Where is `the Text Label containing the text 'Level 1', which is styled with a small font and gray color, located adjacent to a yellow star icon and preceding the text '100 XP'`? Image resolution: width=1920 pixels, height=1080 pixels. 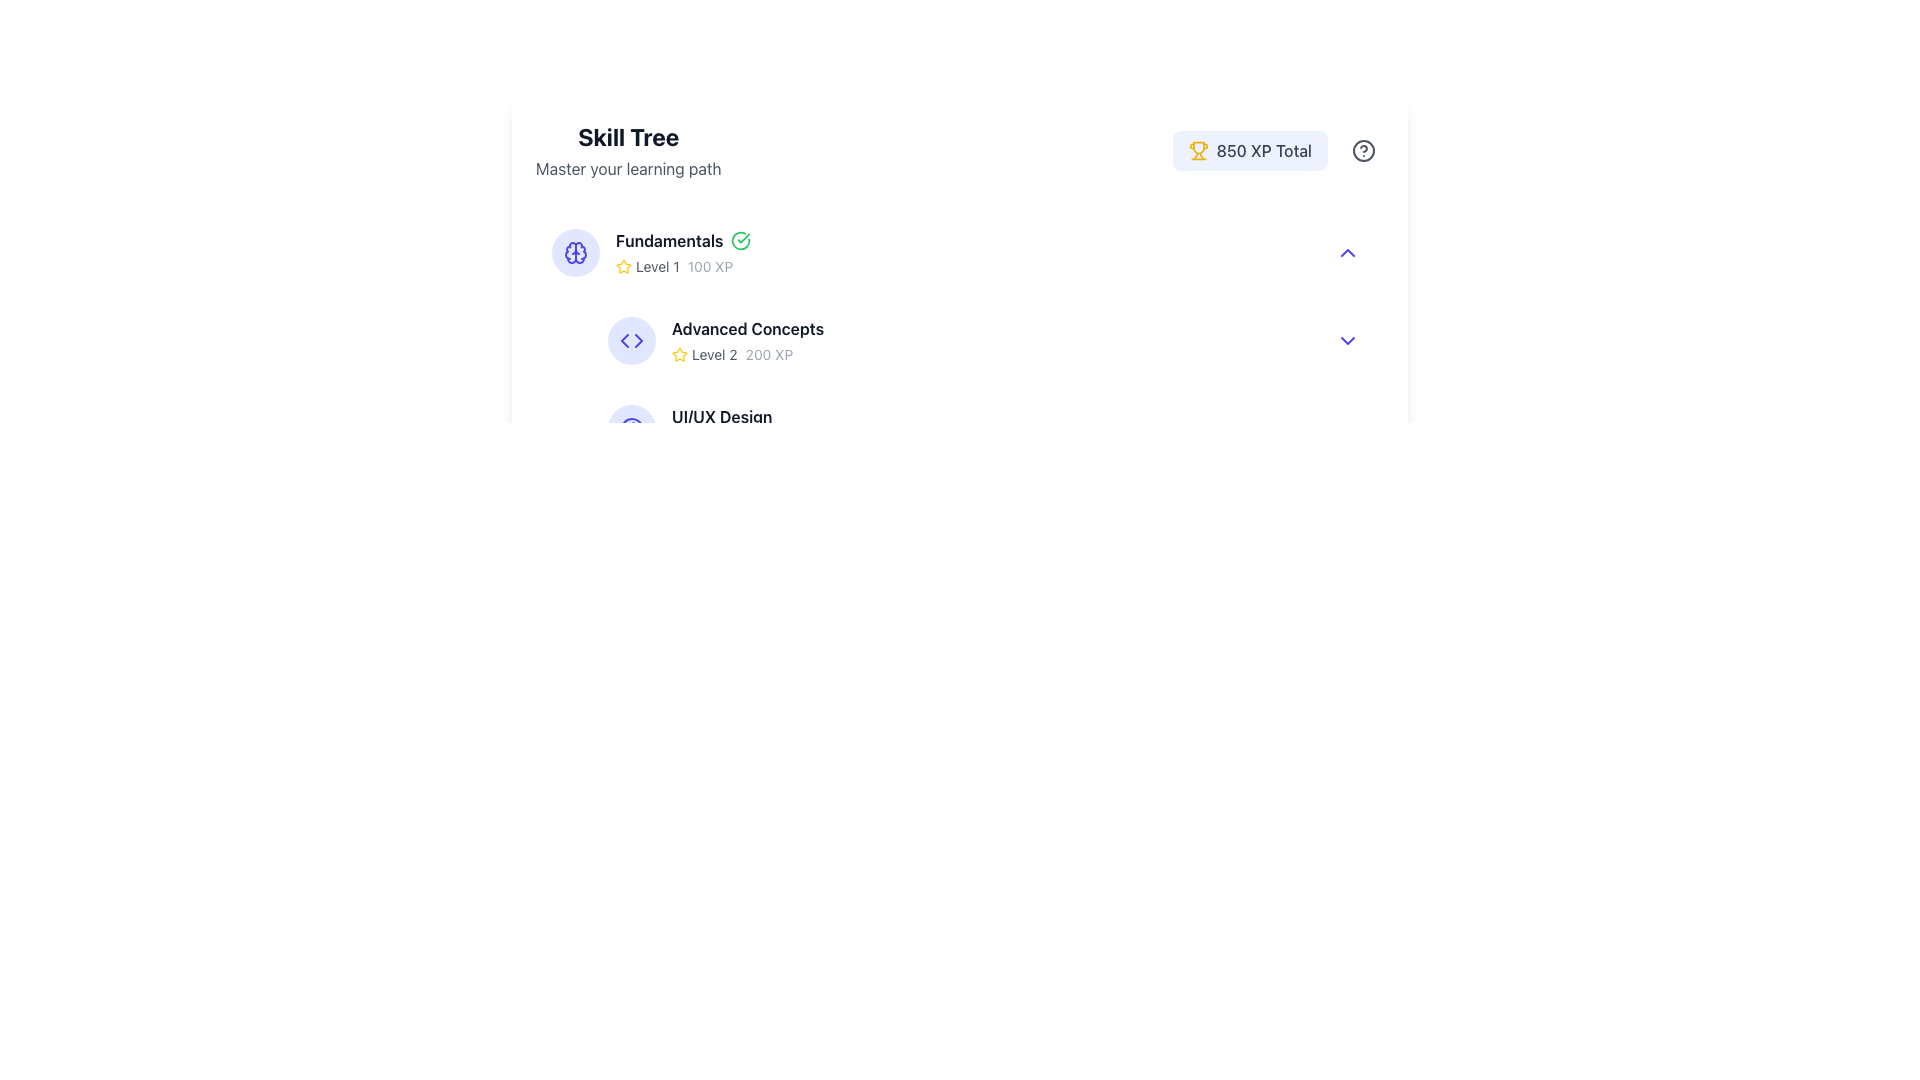
the Text Label containing the text 'Level 1', which is styled with a small font and gray color, located adjacent to a yellow star icon and preceding the text '100 XP' is located at coordinates (657, 265).